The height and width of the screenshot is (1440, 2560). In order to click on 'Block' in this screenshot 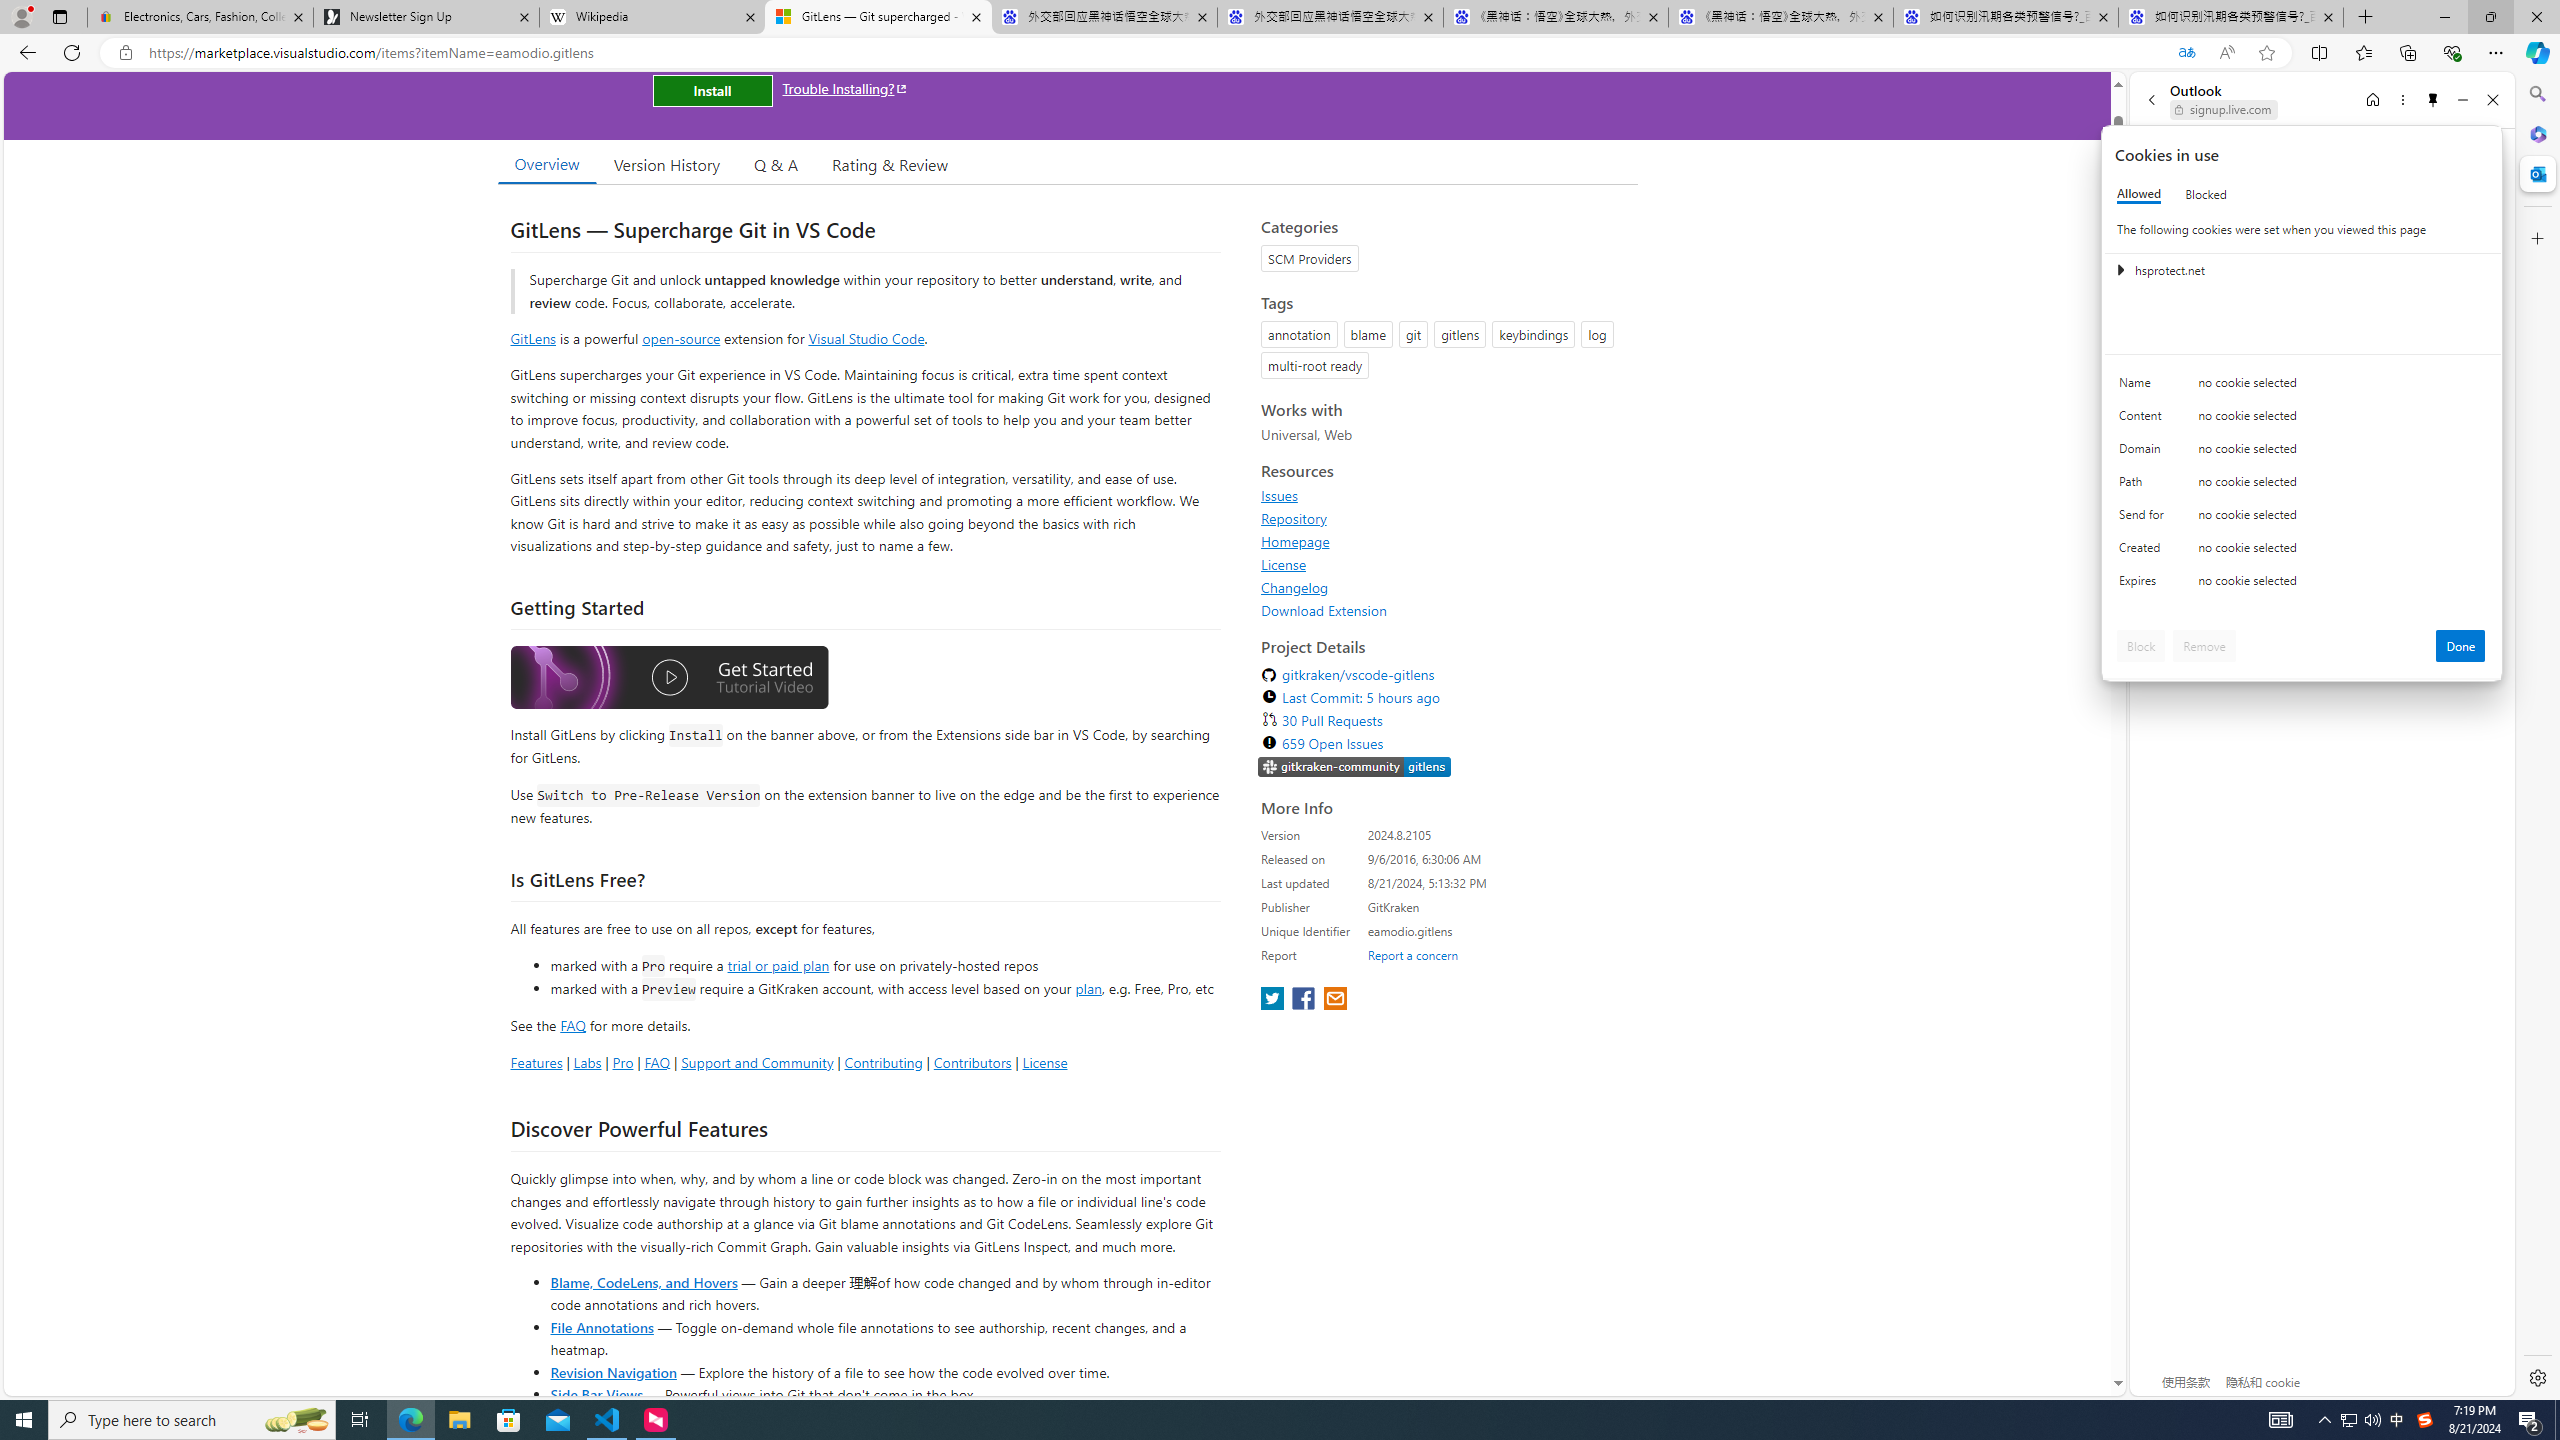, I will do `click(2140, 646)`.